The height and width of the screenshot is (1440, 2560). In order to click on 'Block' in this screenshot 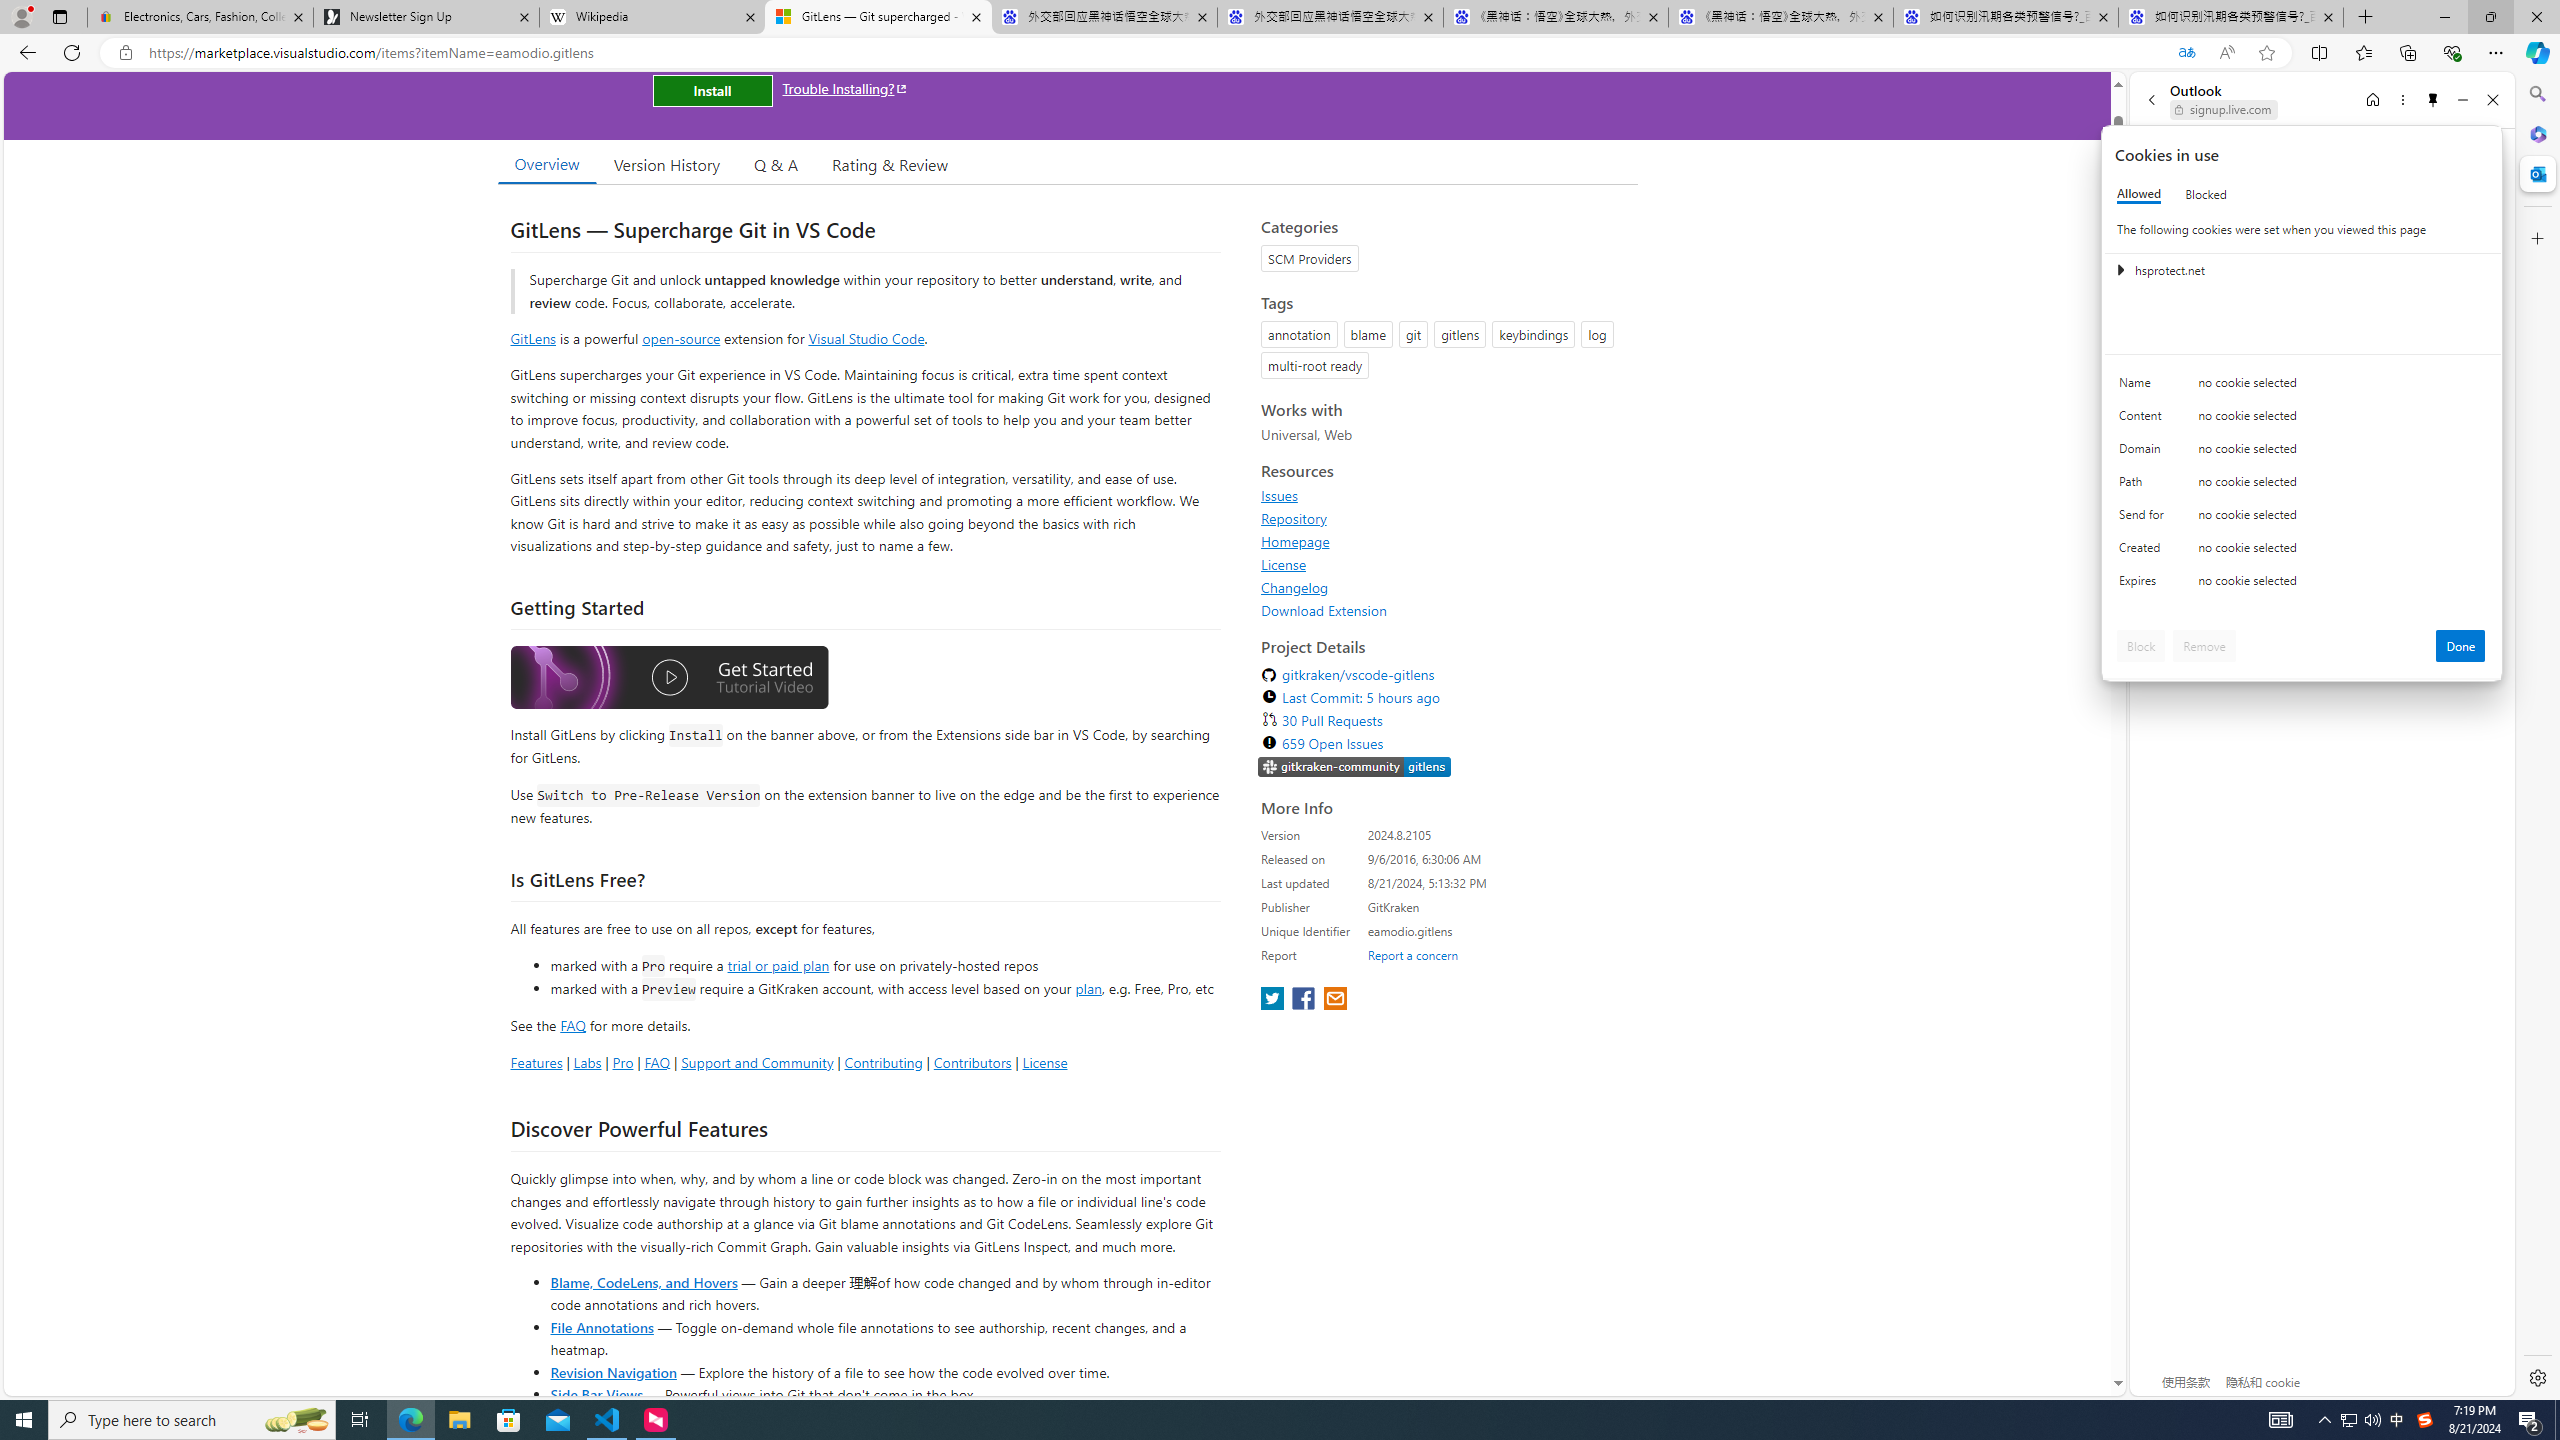, I will do `click(2140, 646)`.